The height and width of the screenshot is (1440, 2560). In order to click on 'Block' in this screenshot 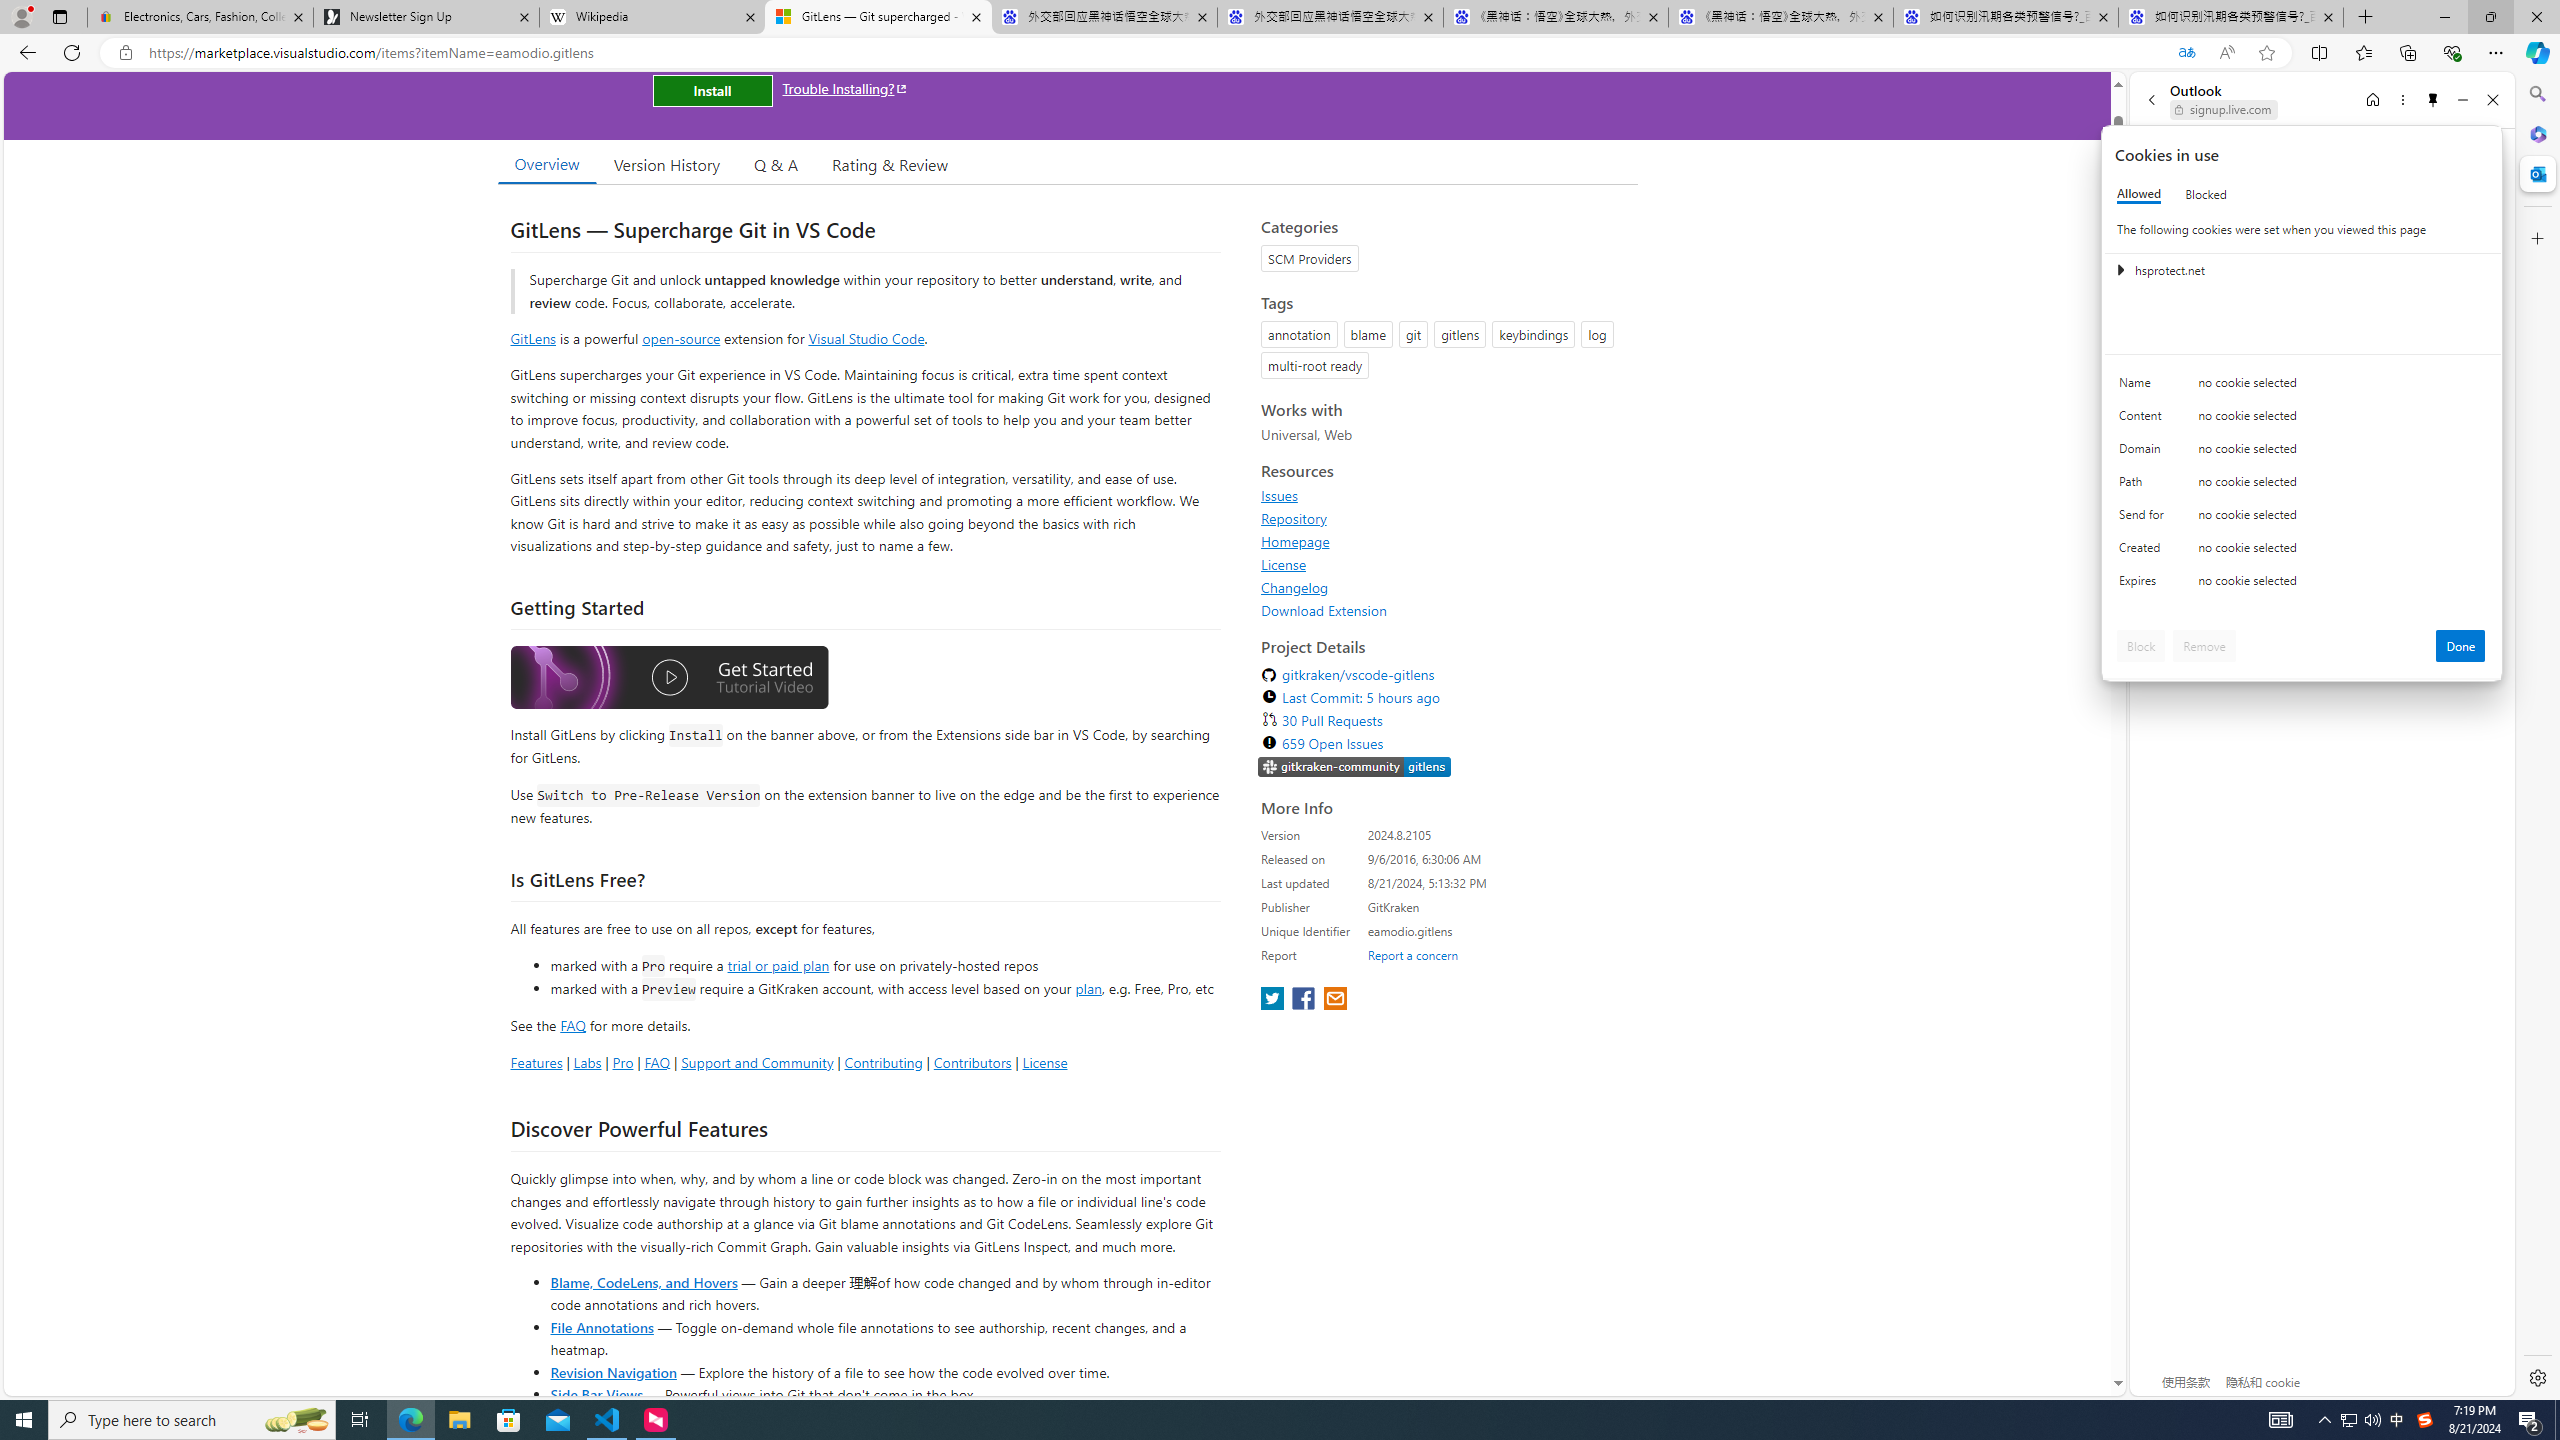, I will do `click(2140, 646)`.